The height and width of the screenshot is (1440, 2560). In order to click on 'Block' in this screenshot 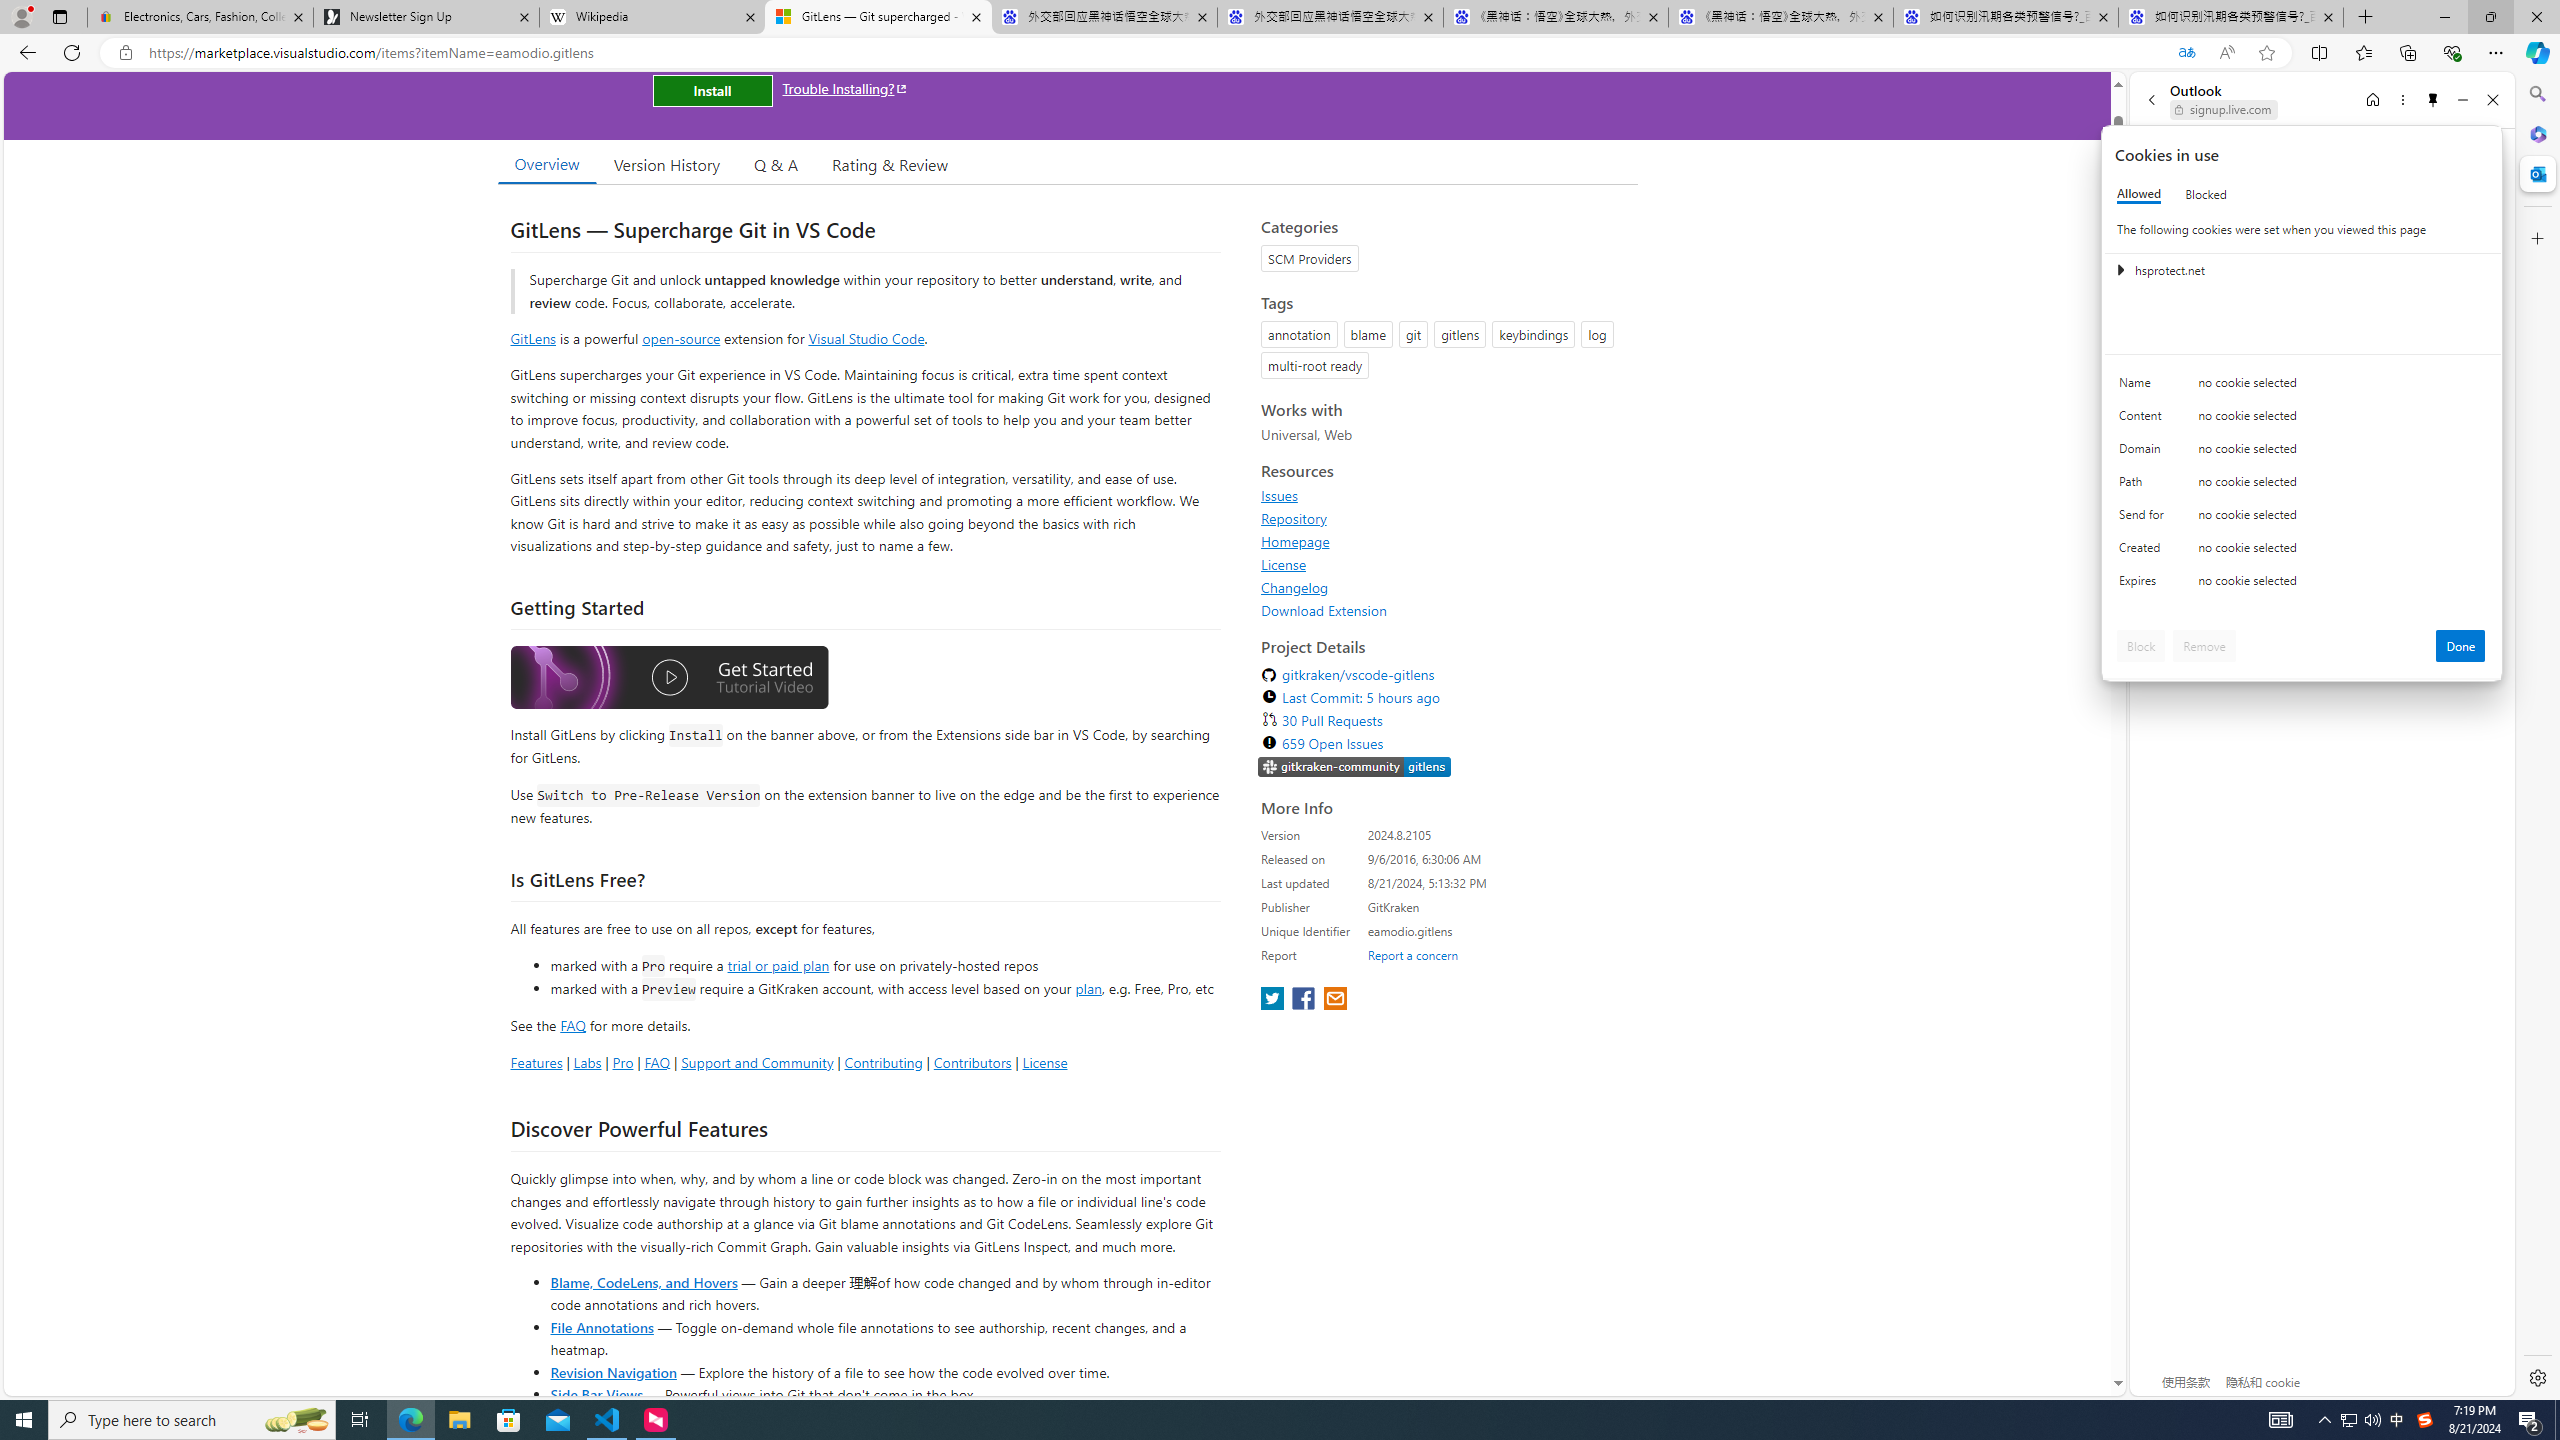, I will do `click(2140, 646)`.